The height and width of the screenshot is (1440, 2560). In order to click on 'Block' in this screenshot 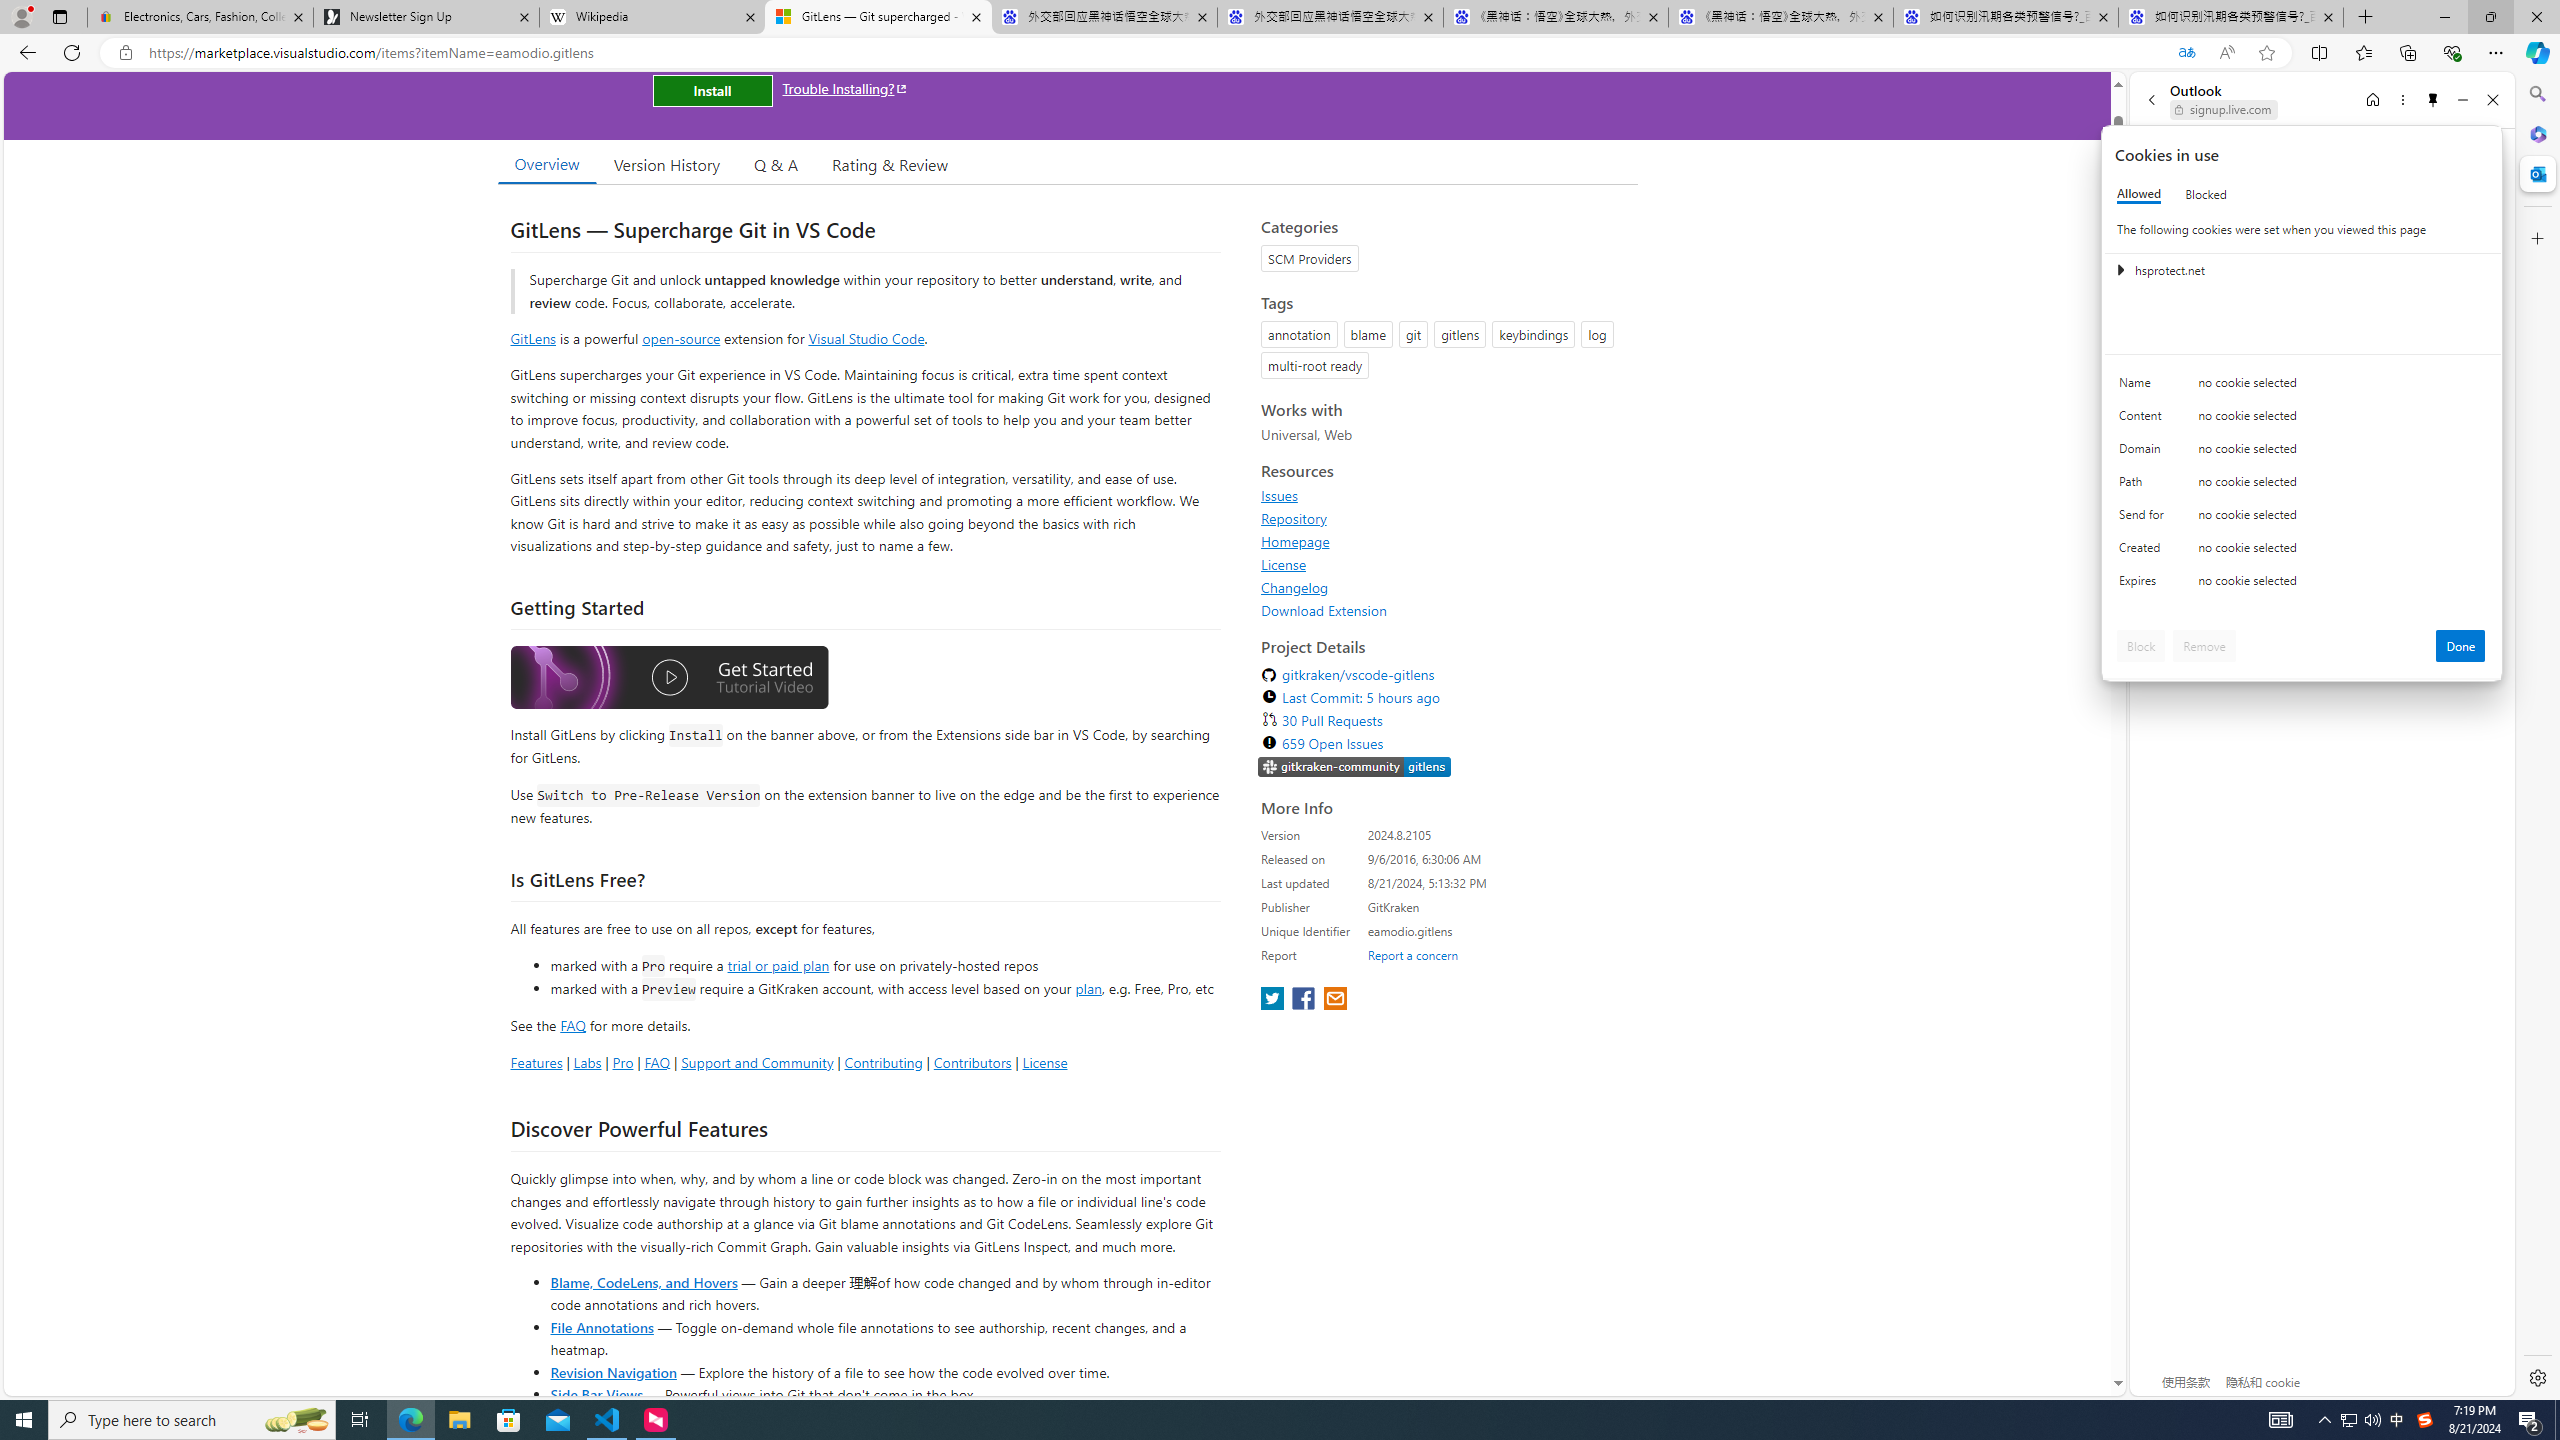, I will do `click(2140, 646)`.